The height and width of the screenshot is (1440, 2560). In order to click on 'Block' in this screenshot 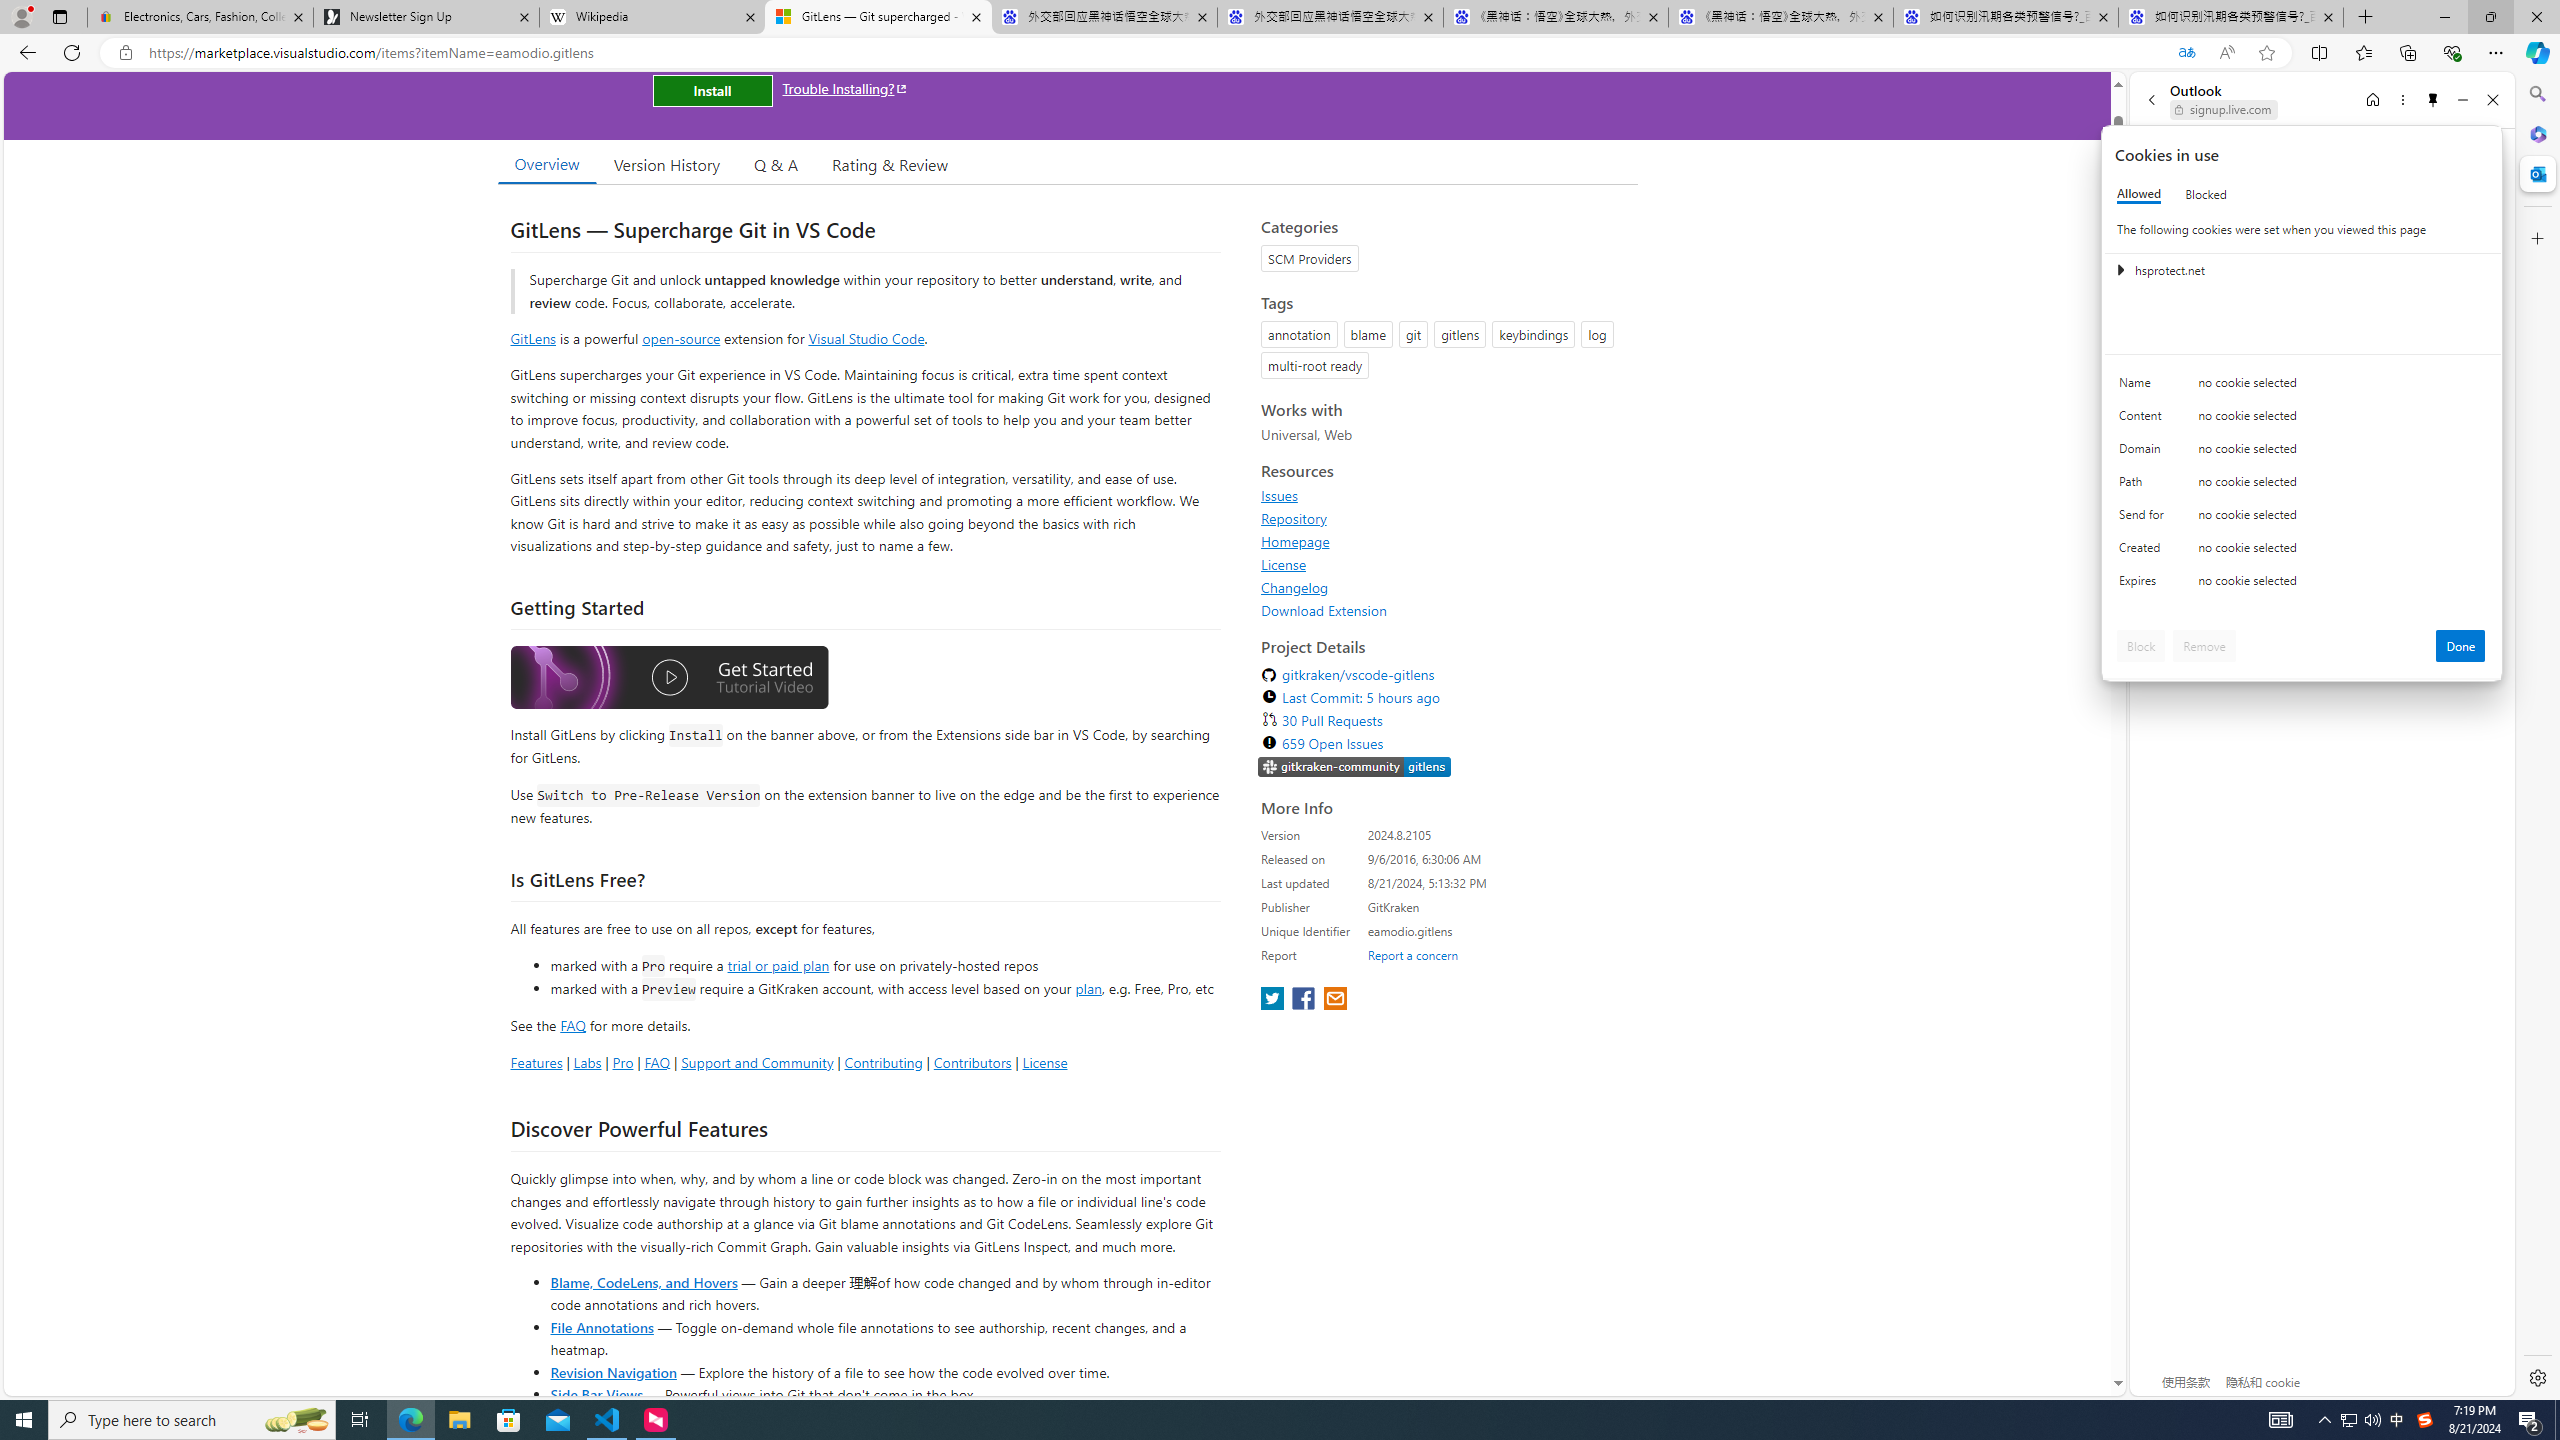, I will do `click(2140, 646)`.